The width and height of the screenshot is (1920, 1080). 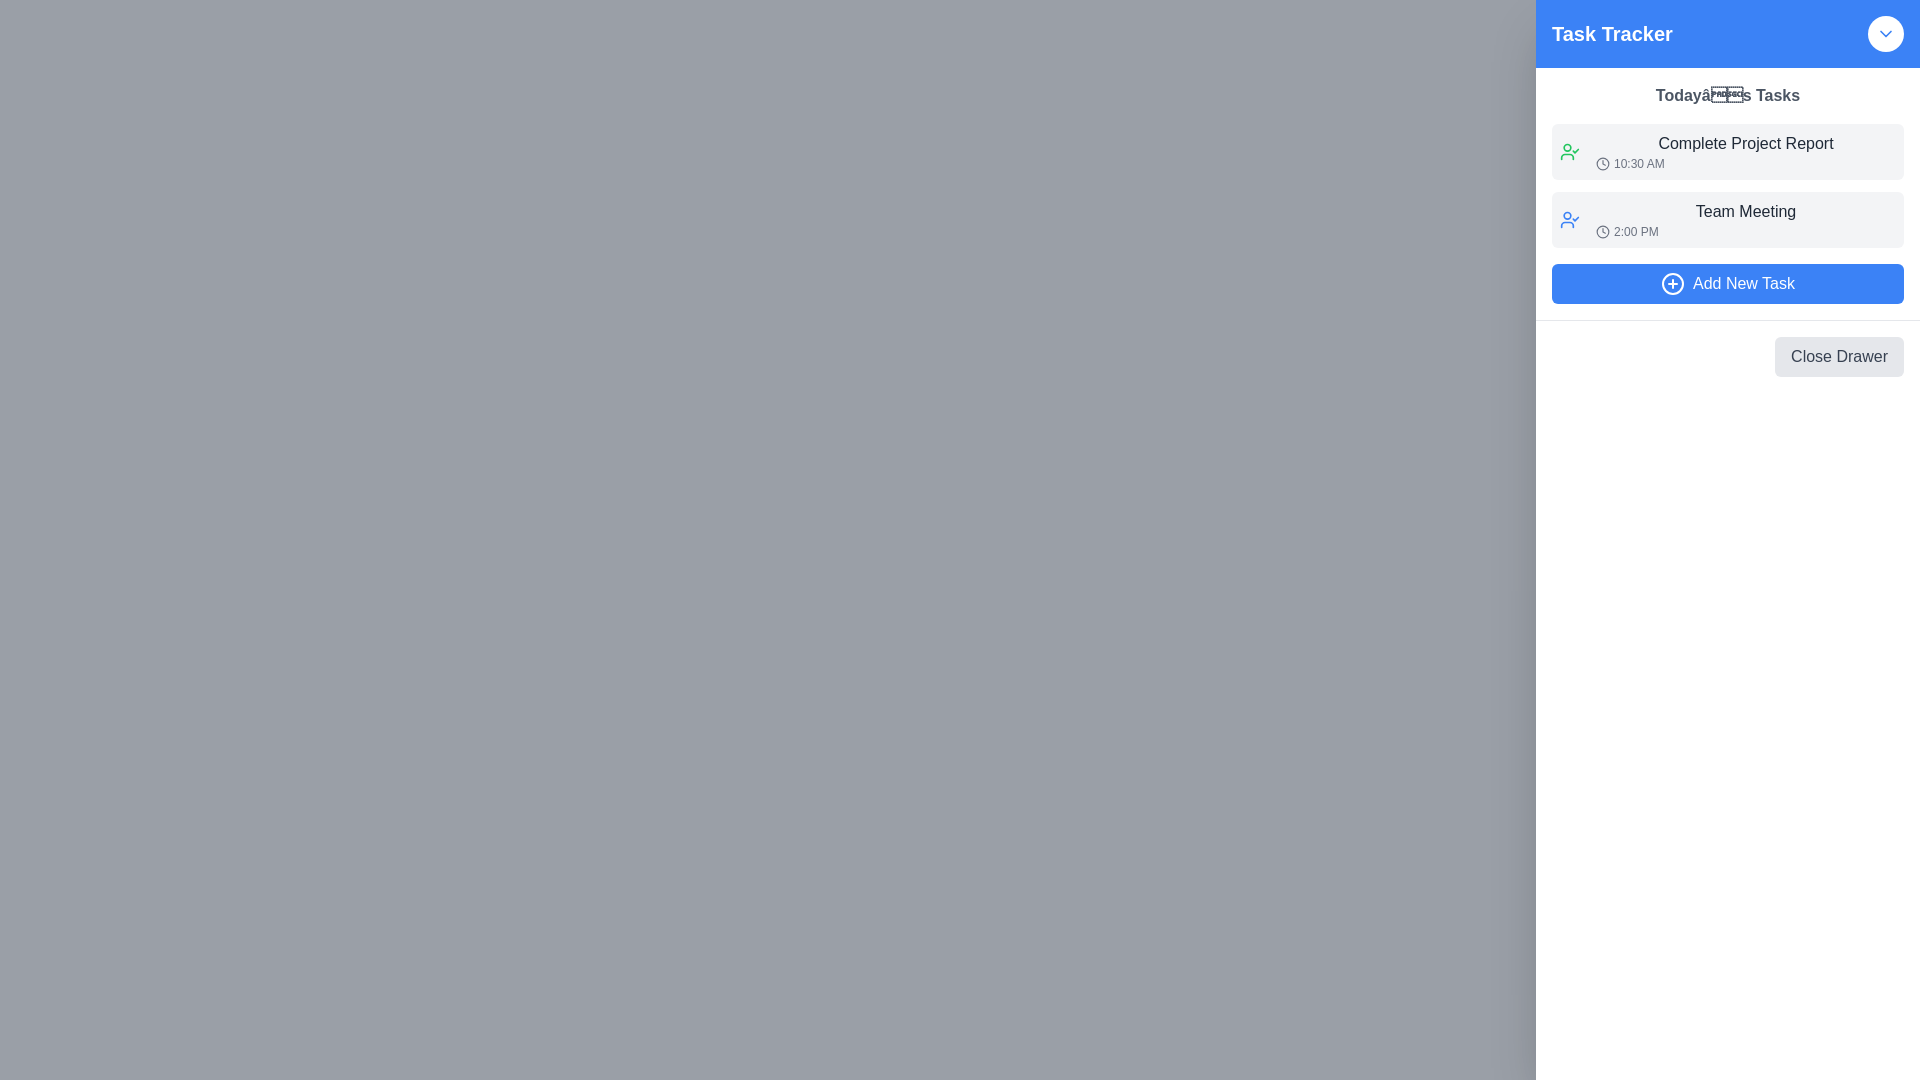 What do you see at coordinates (1885, 34) in the screenshot?
I see `the circular button with a white background and blue outline, featuring a downward-pointing chevron icon, located in the top-right corner of the header area` at bounding box center [1885, 34].